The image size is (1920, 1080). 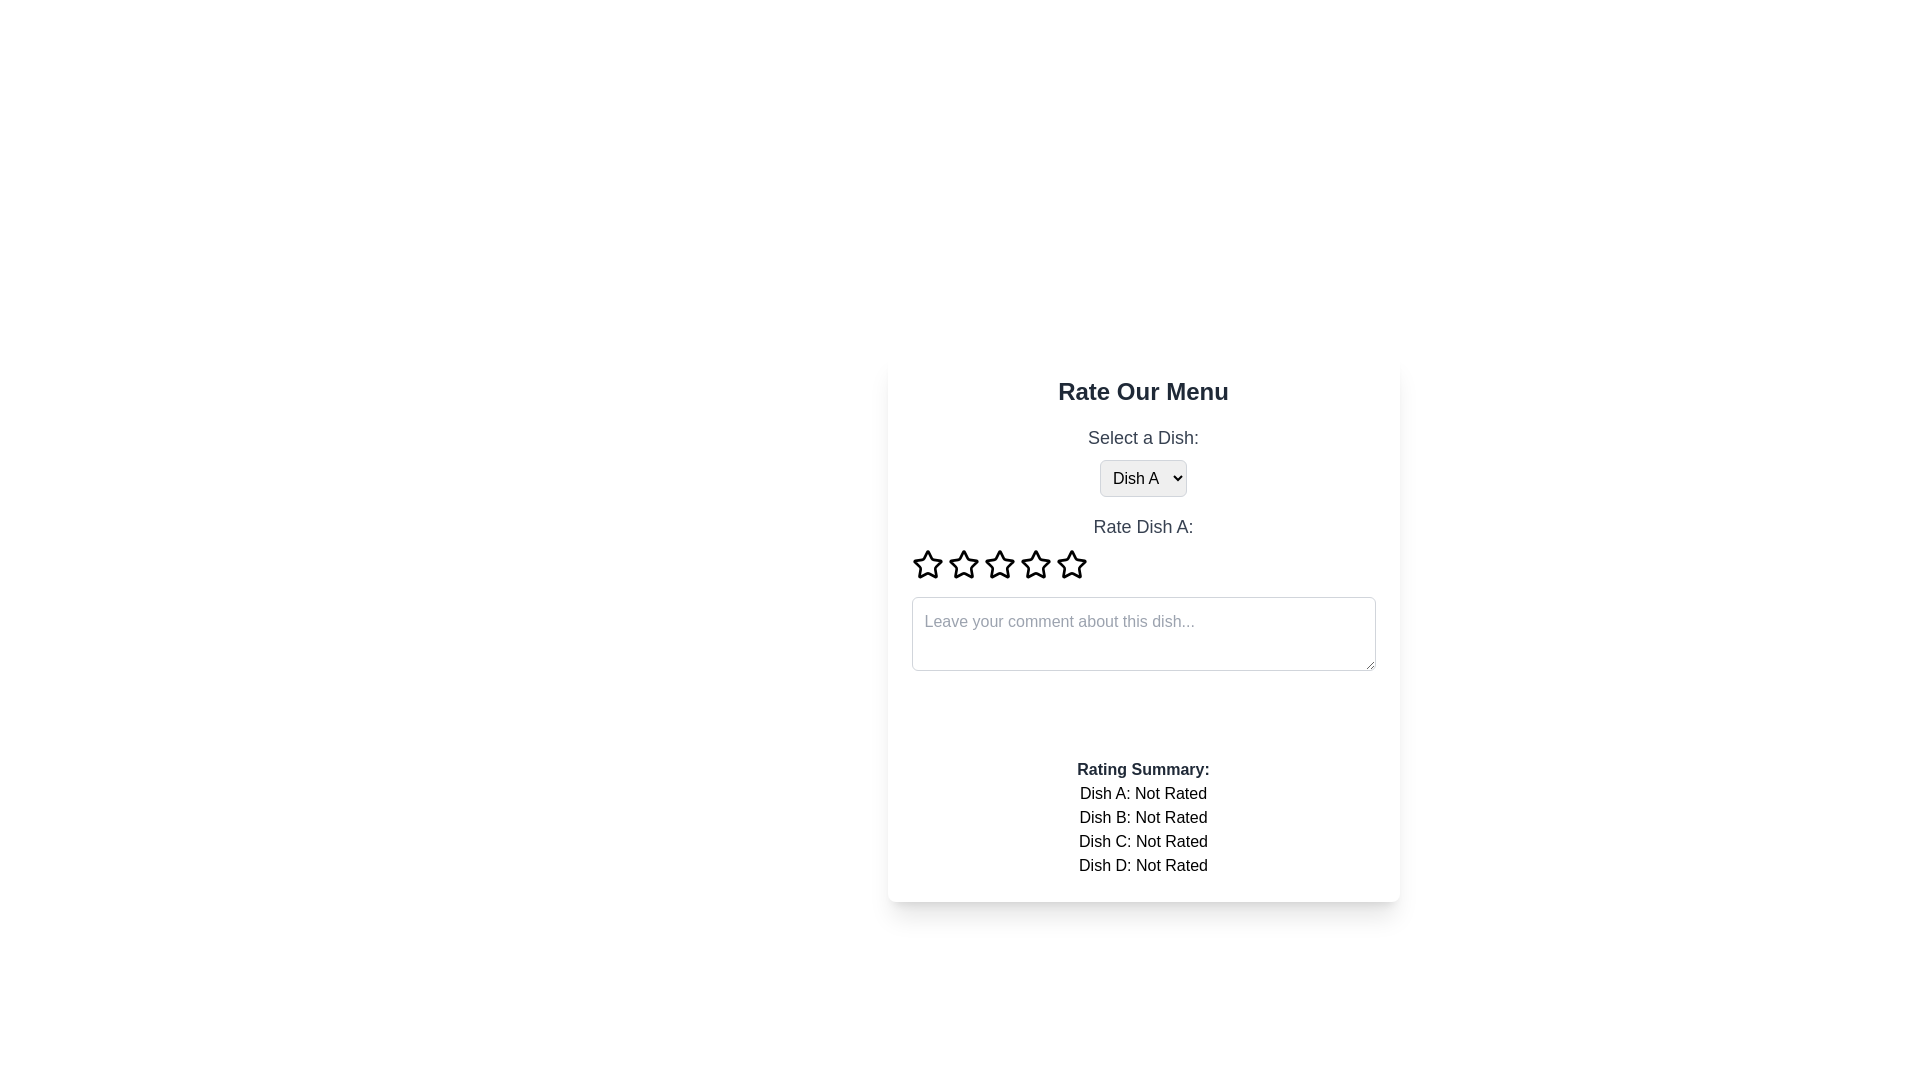 What do you see at coordinates (999, 564) in the screenshot?
I see `the second star icon from the left to rate 'Dish A' in the rating system` at bounding box center [999, 564].